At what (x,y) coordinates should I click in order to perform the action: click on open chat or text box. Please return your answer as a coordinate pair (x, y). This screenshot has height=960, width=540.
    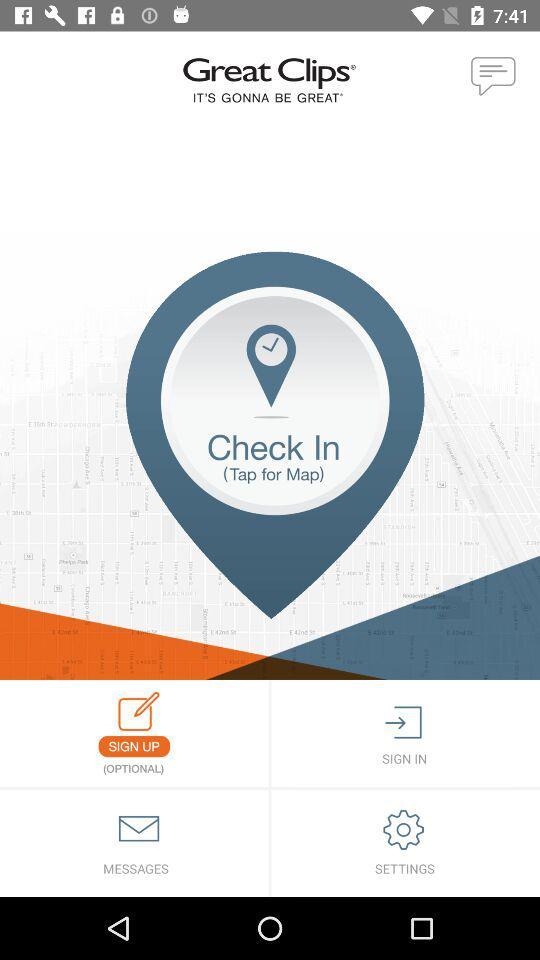
    Looking at the image, I should click on (493, 77).